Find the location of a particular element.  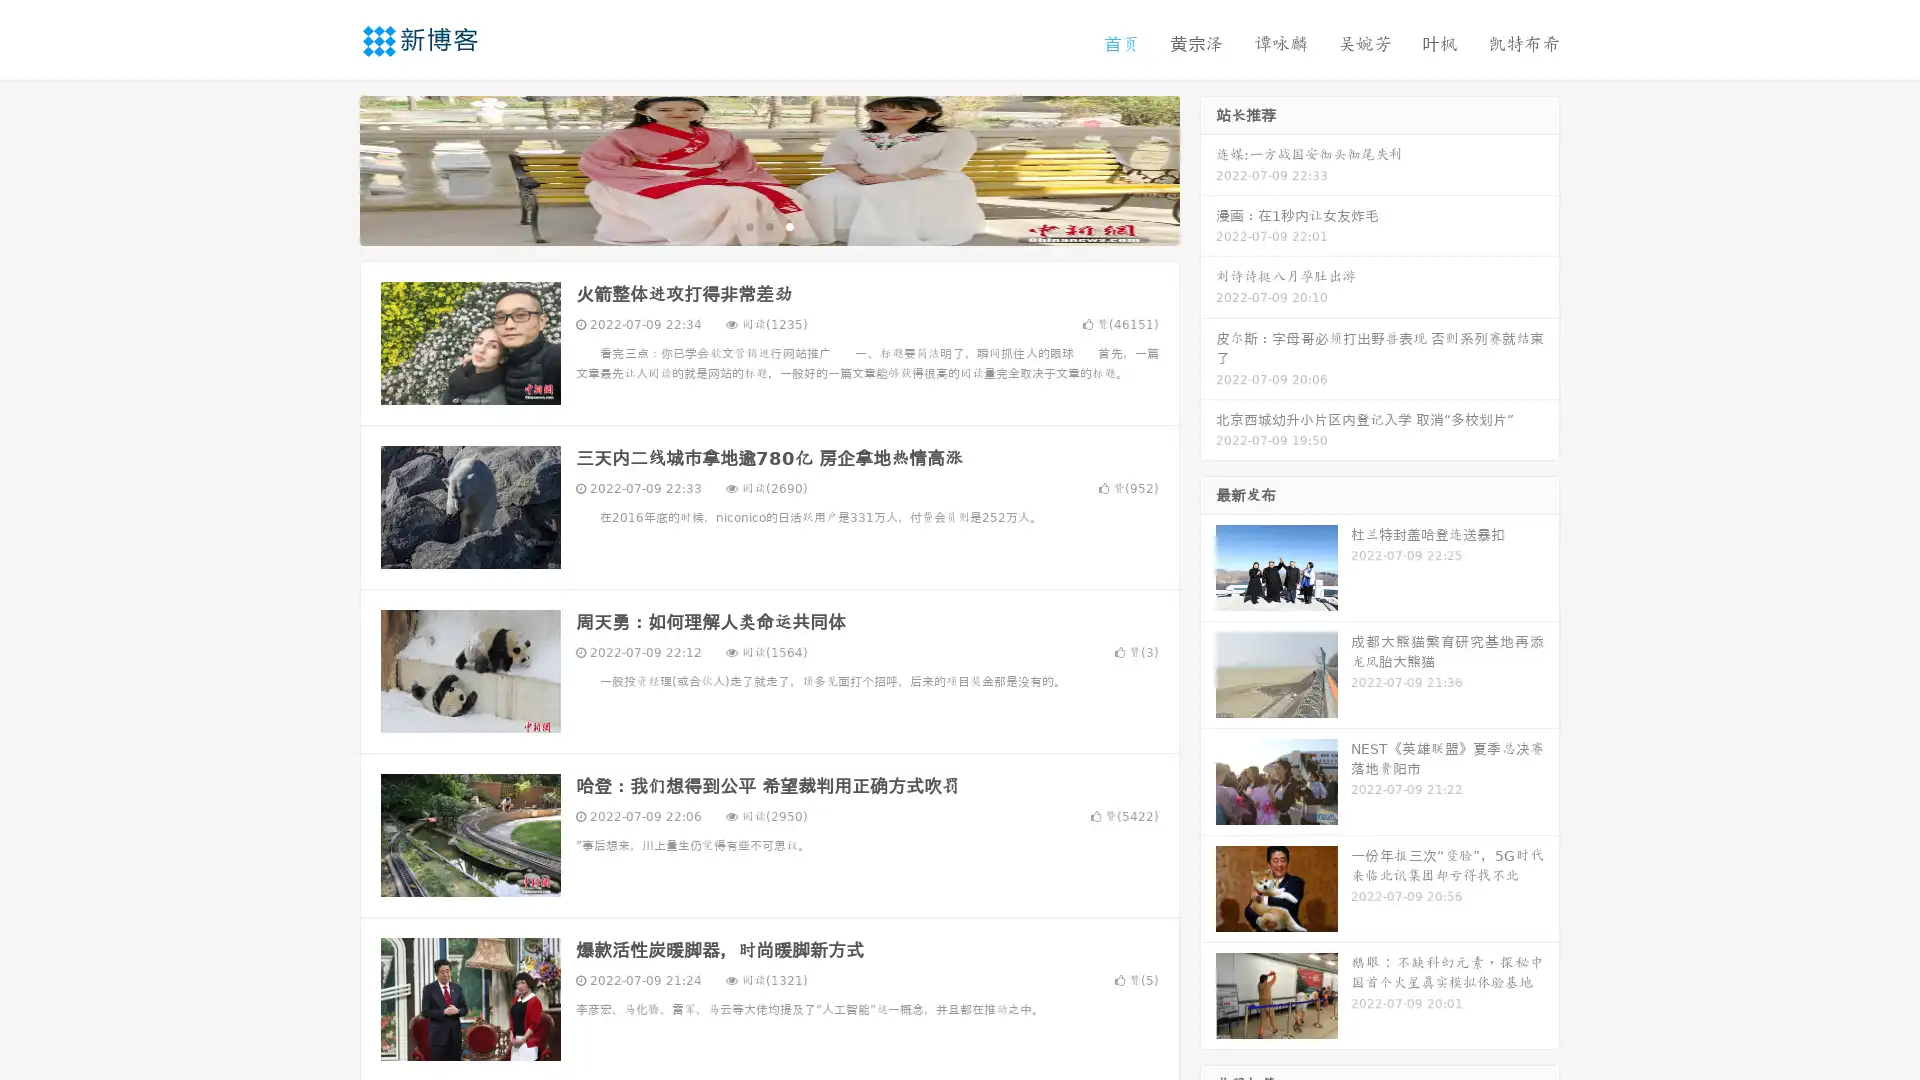

Go to slide 2 is located at coordinates (768, 225).